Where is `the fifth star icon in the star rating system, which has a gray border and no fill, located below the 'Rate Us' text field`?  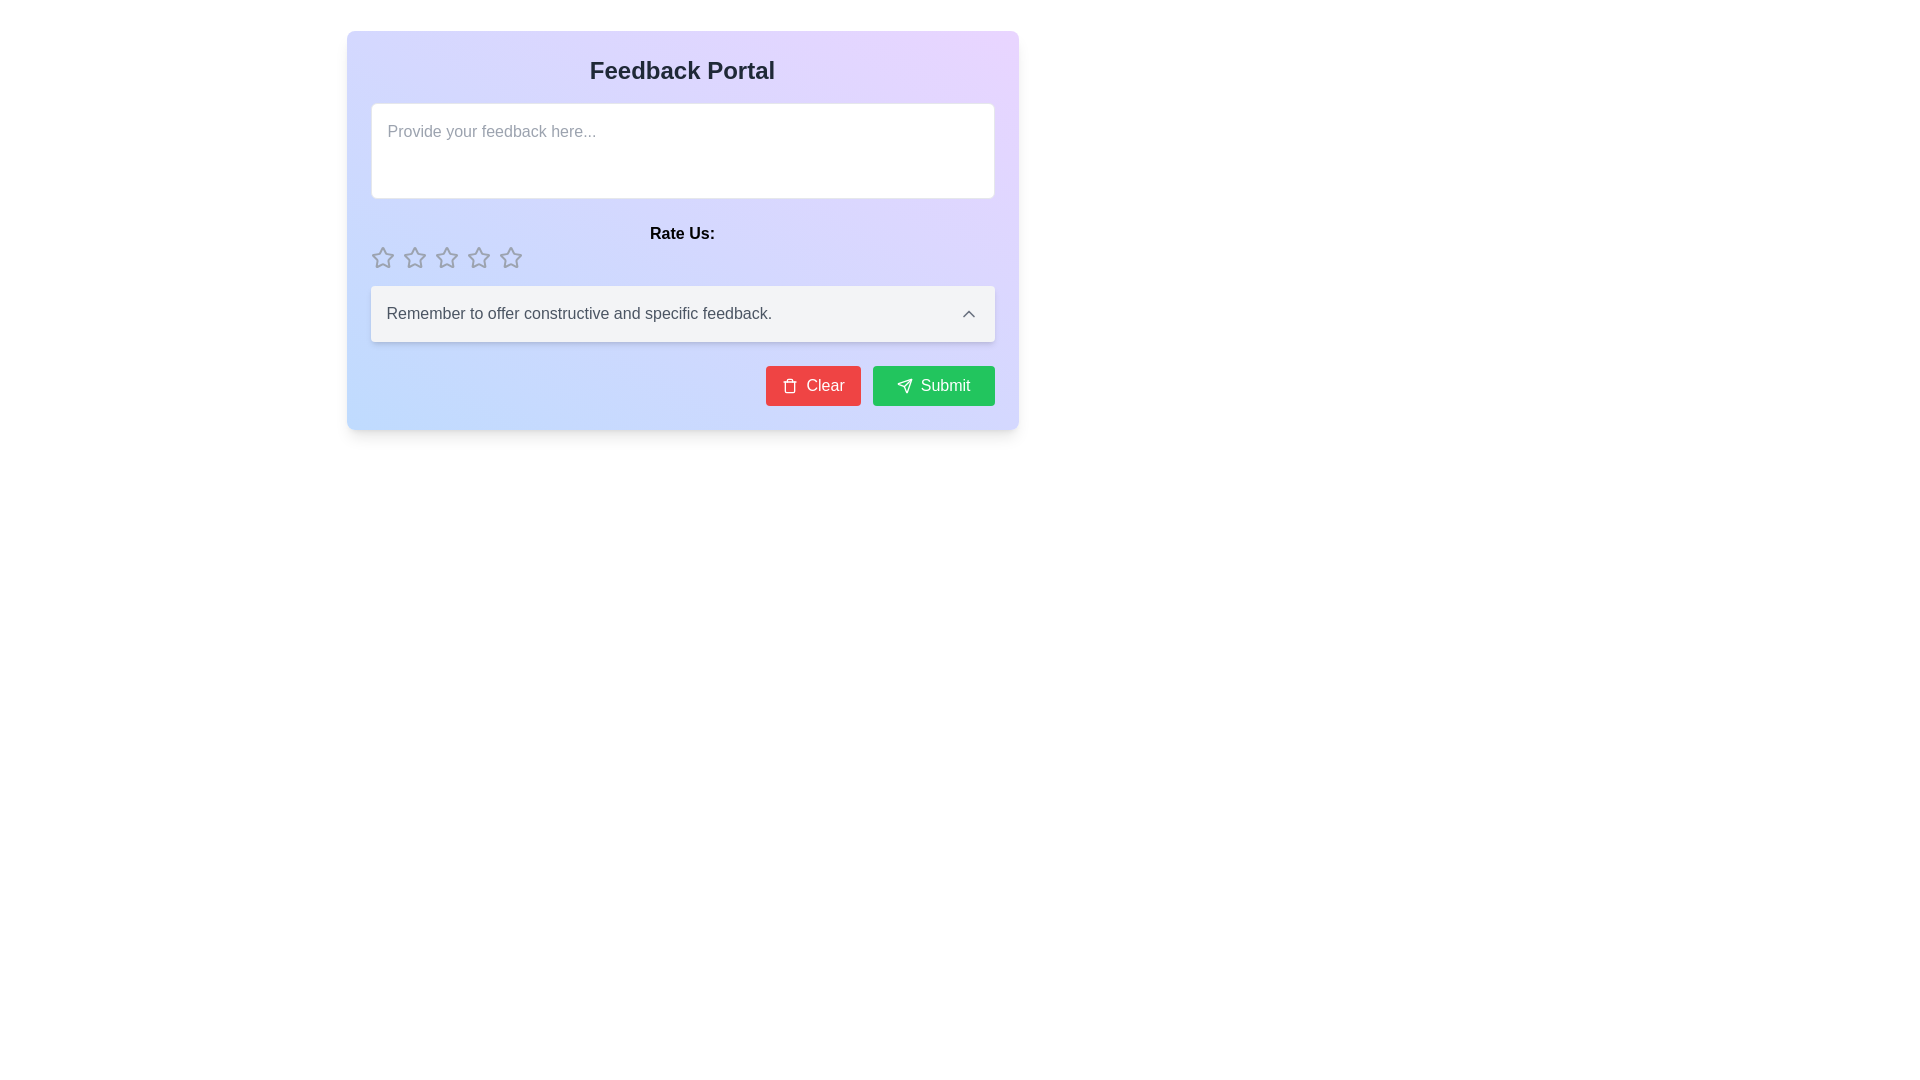
the fifth star icon in the star rating system, which has a gray border and no fill, located below the 'Rate Us' text field is located at coordinates (510, 256).